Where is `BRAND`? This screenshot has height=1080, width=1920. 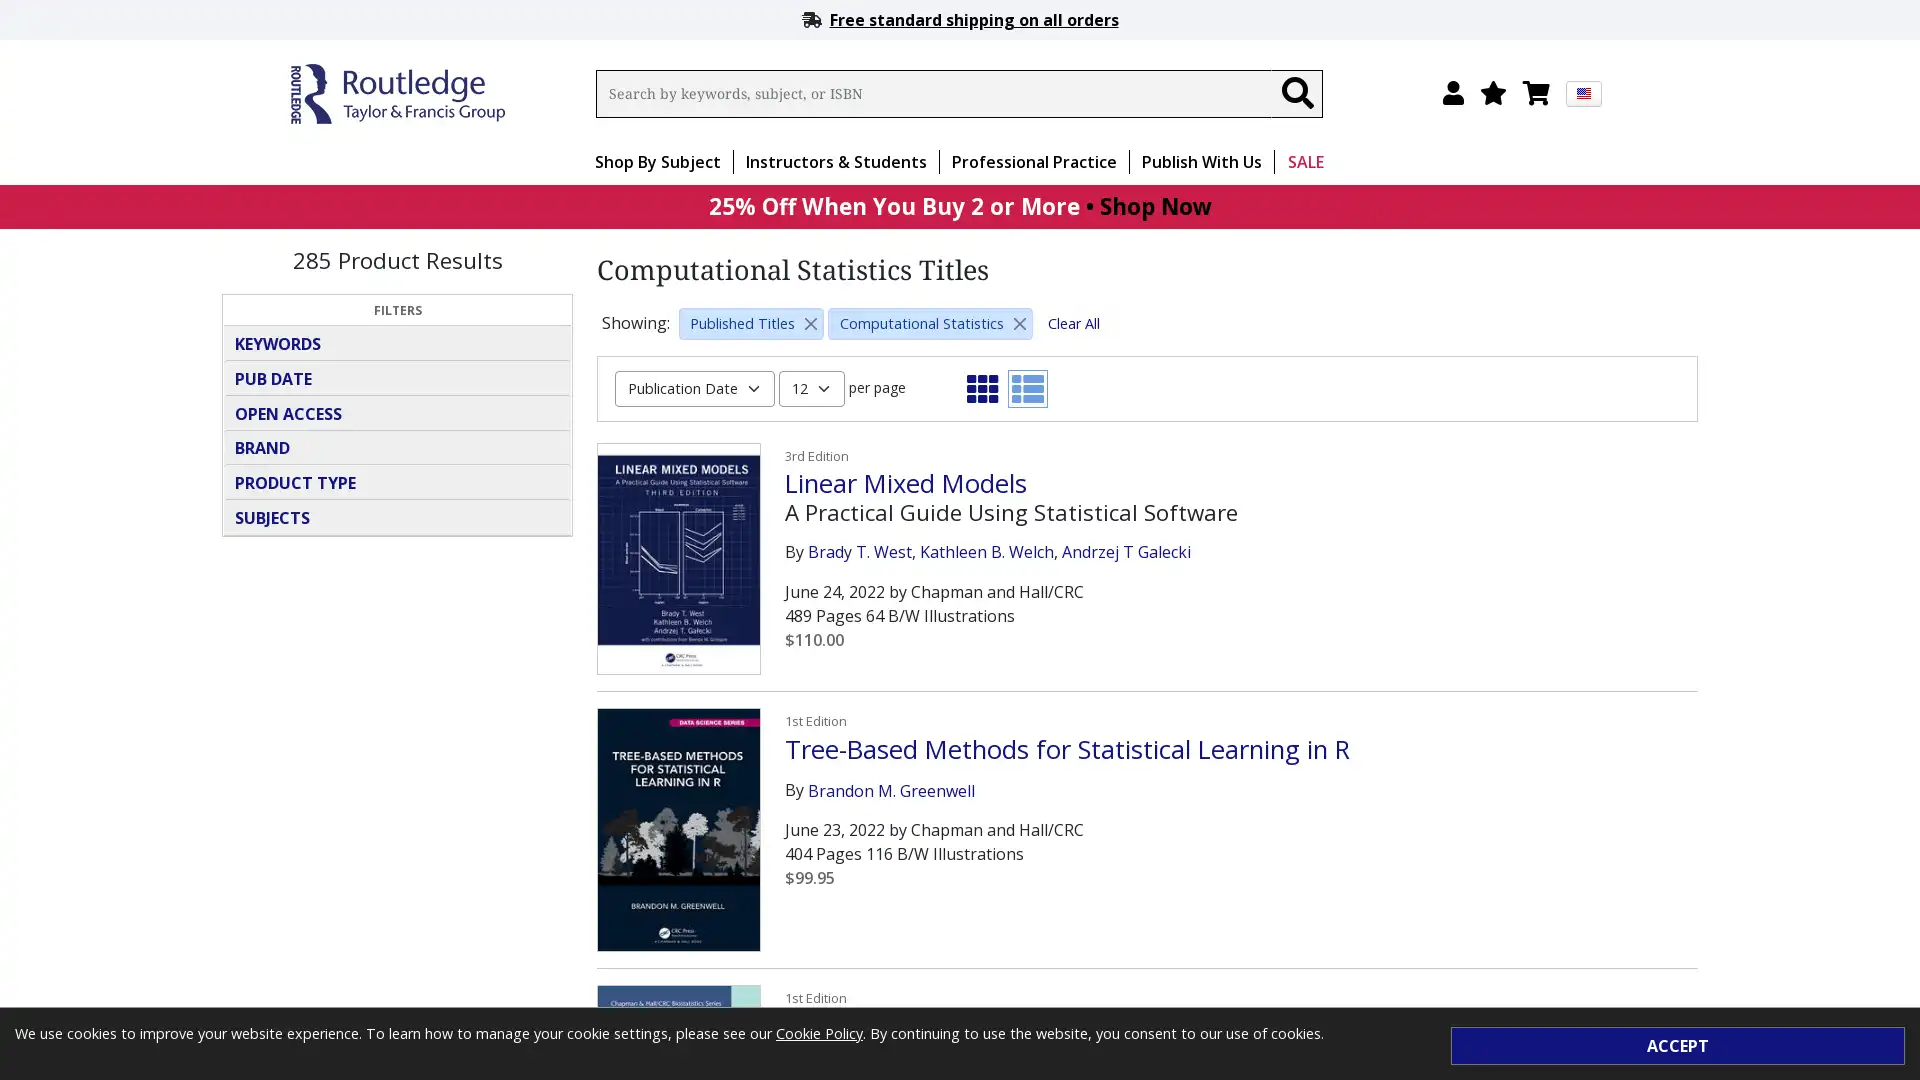 BRAND is located at coordinates (397, 446).